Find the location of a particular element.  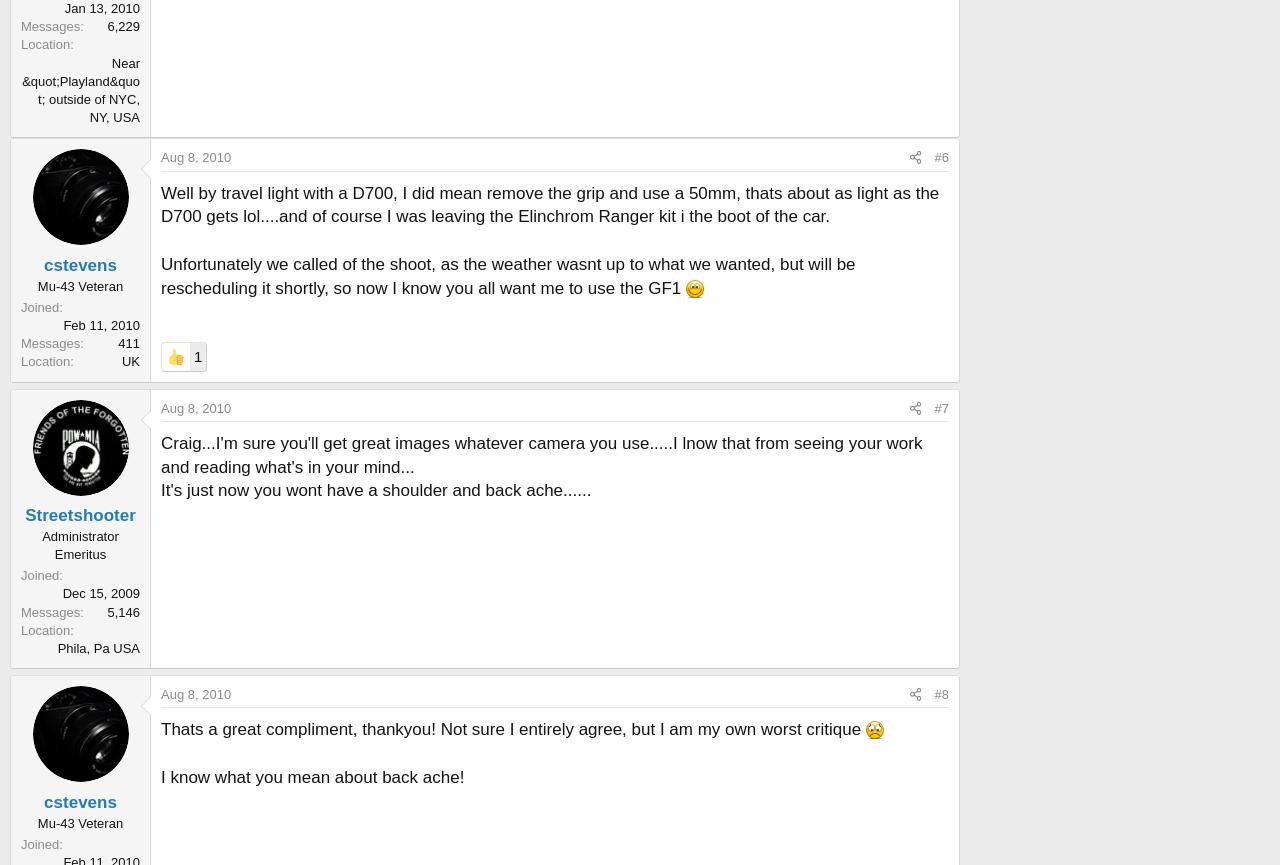

'#8' is located at coordinates (940, 694).